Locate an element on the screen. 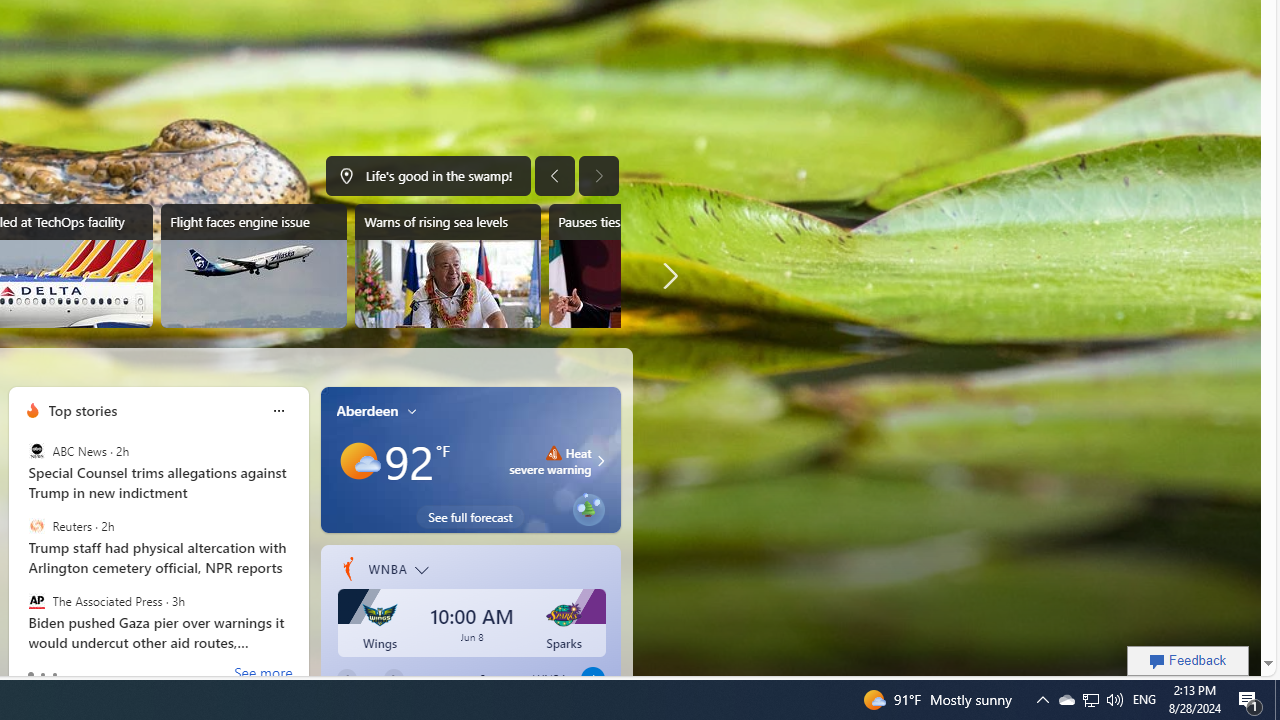 The image size is (1280, 720). 'Aberdeen' is located at coordinates (367, 409).